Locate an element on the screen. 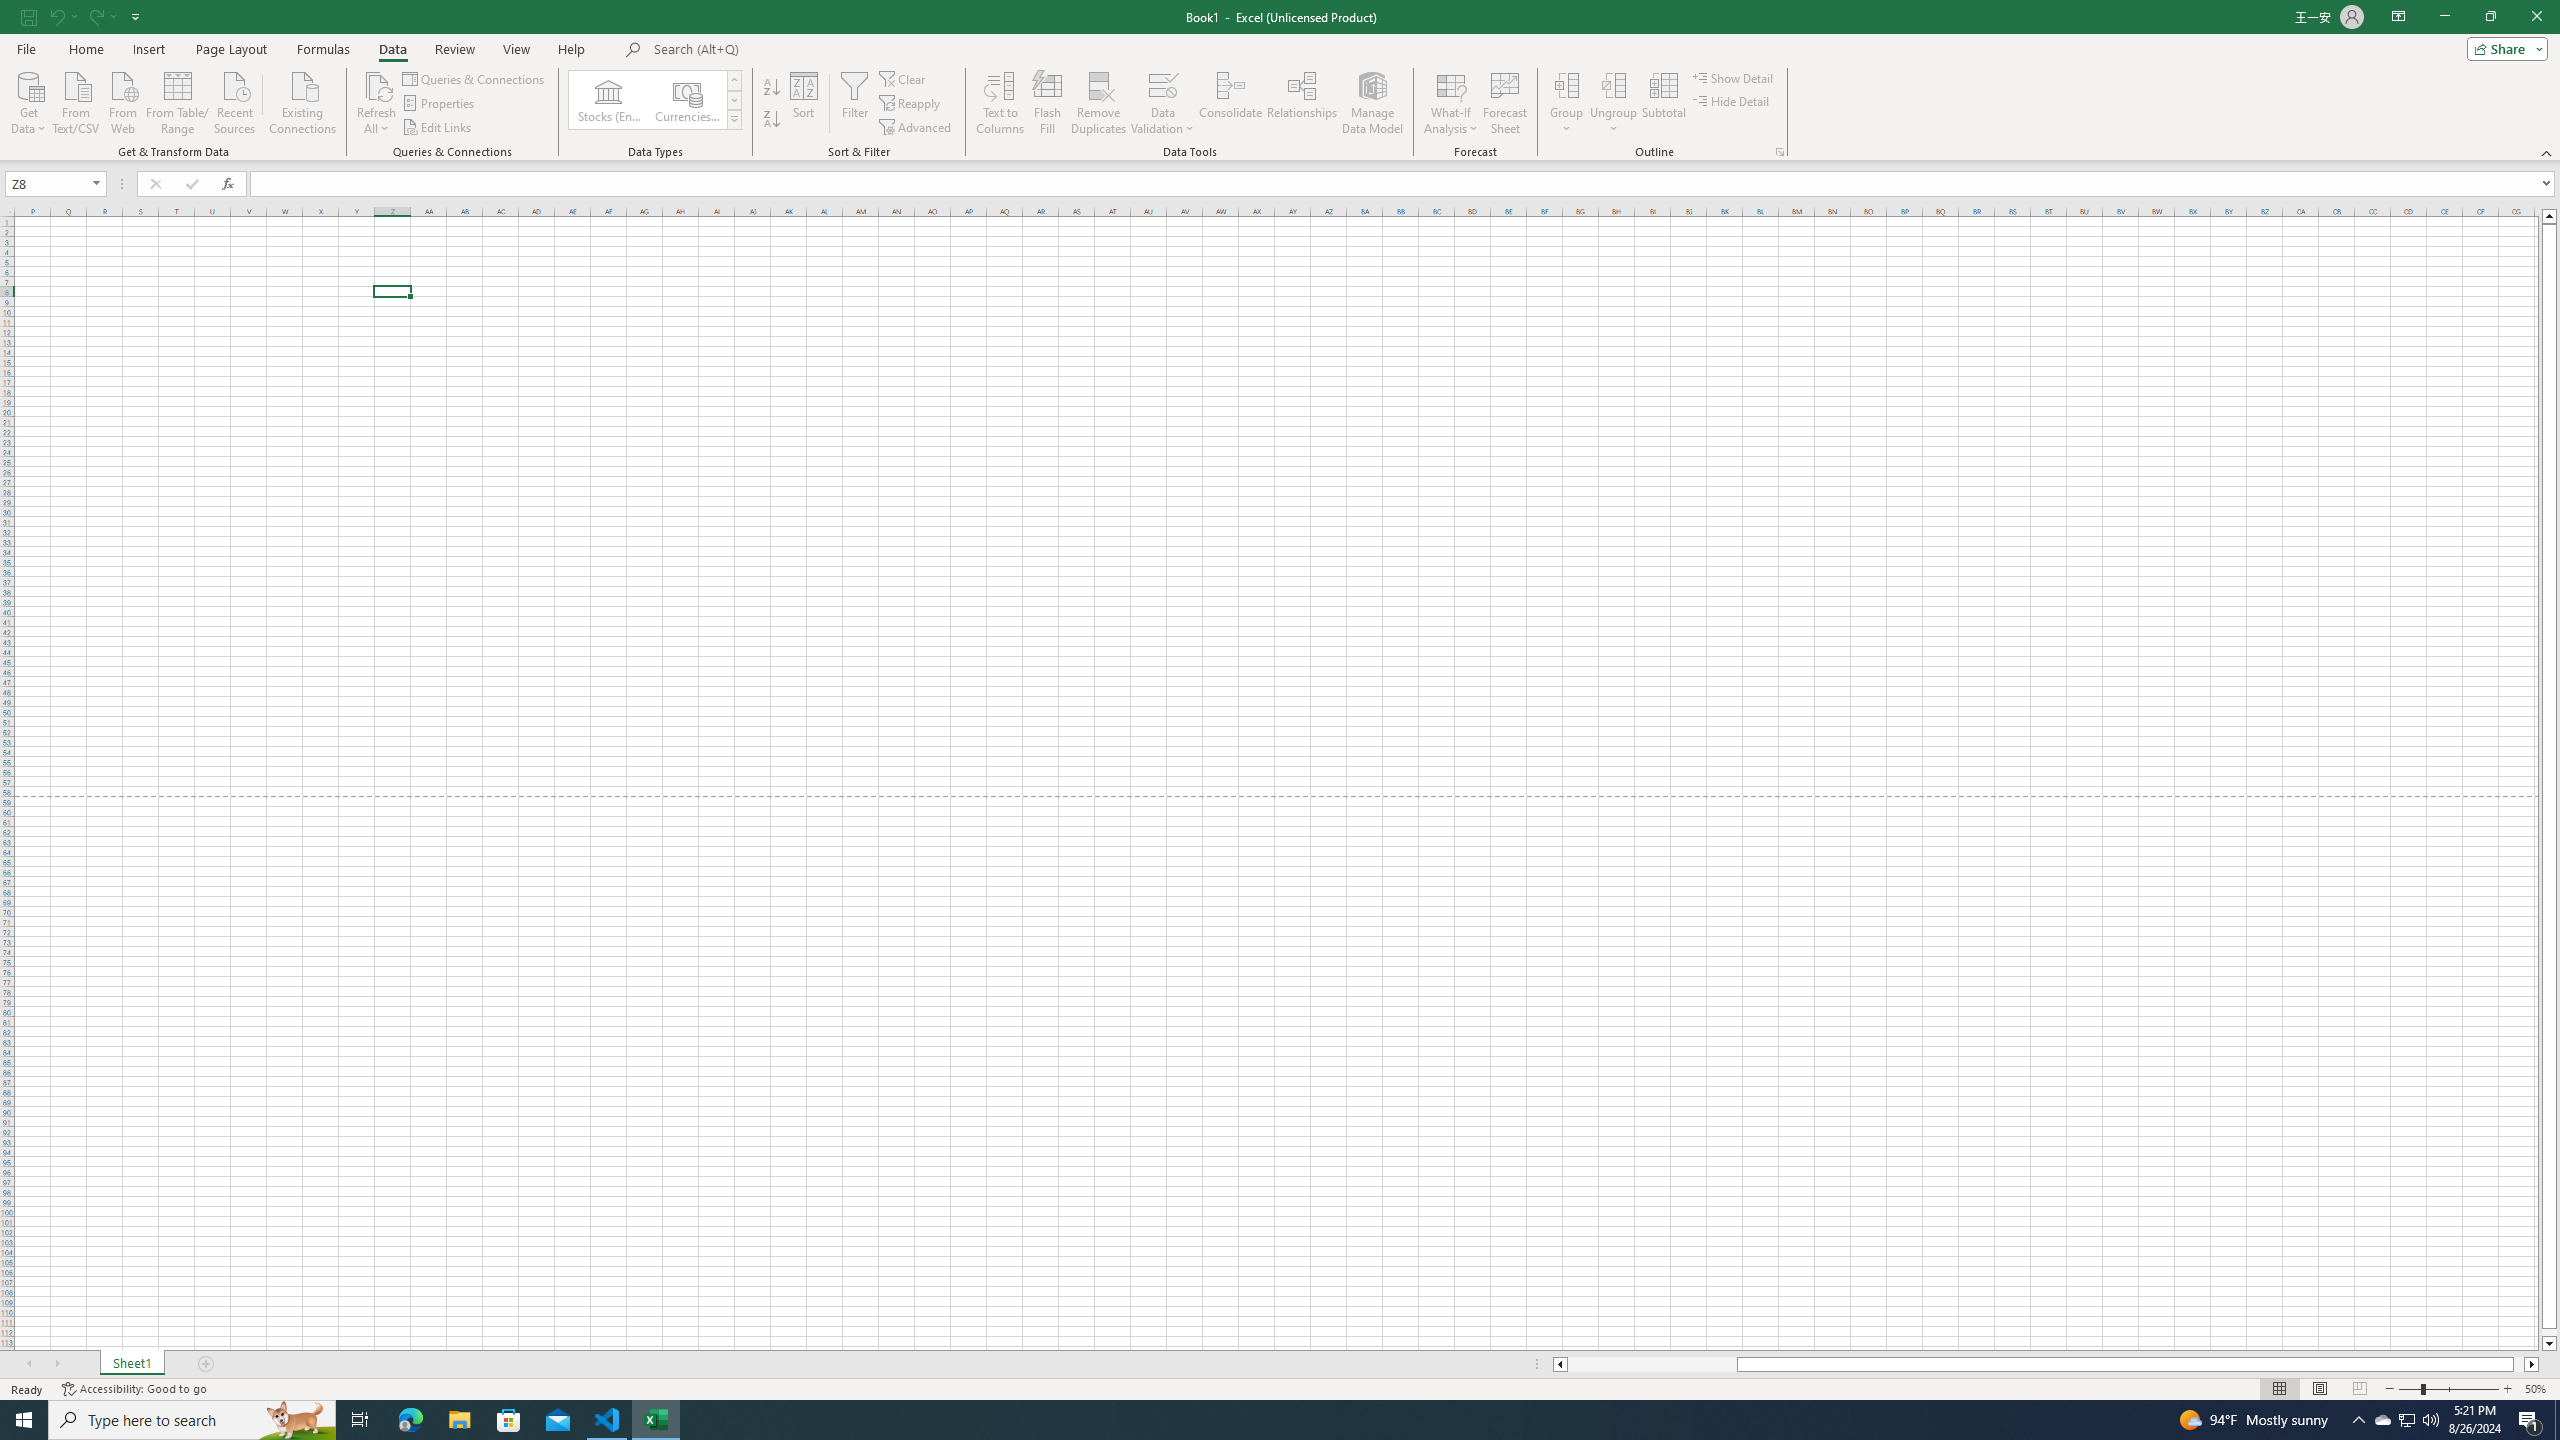  'Sort A to Z' is located at coordinates (770, 87).